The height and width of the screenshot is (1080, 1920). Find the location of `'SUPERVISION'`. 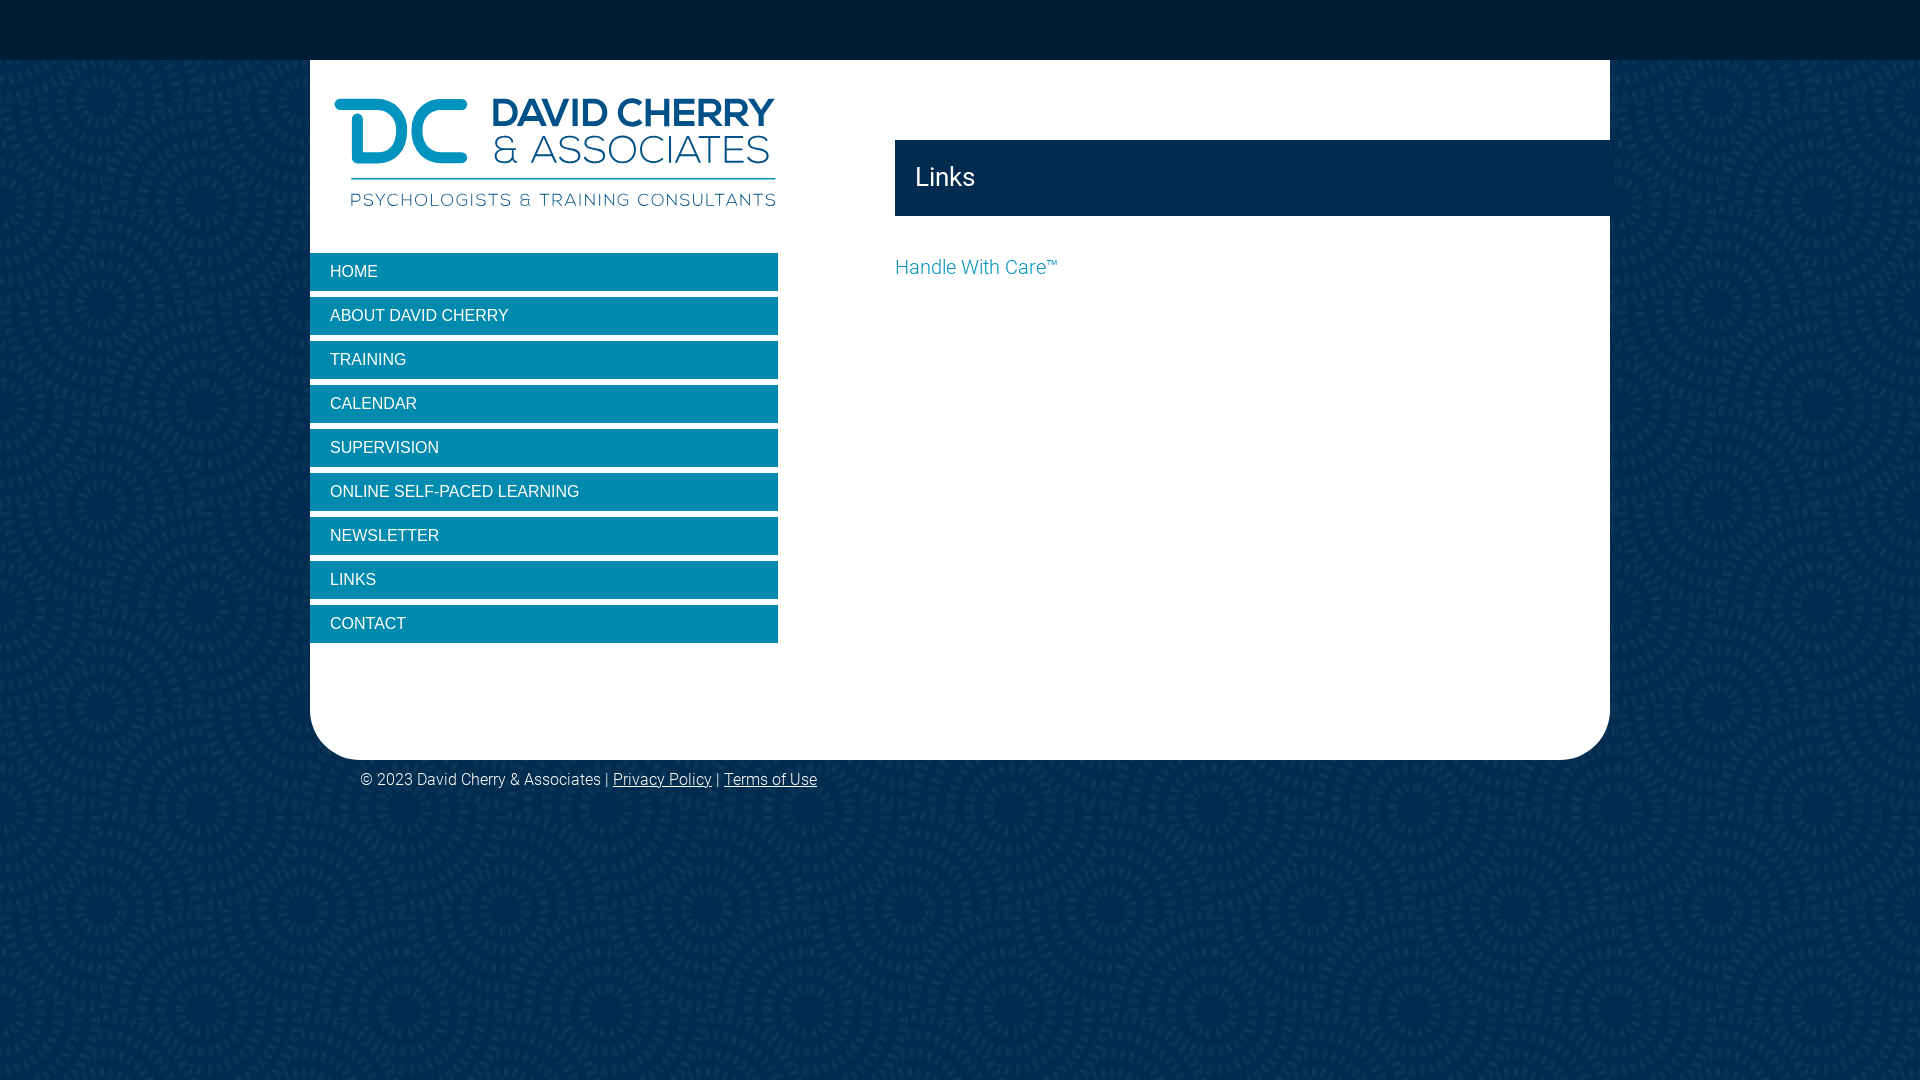

'SUPERVISION' is located at coordinates (543, 450).